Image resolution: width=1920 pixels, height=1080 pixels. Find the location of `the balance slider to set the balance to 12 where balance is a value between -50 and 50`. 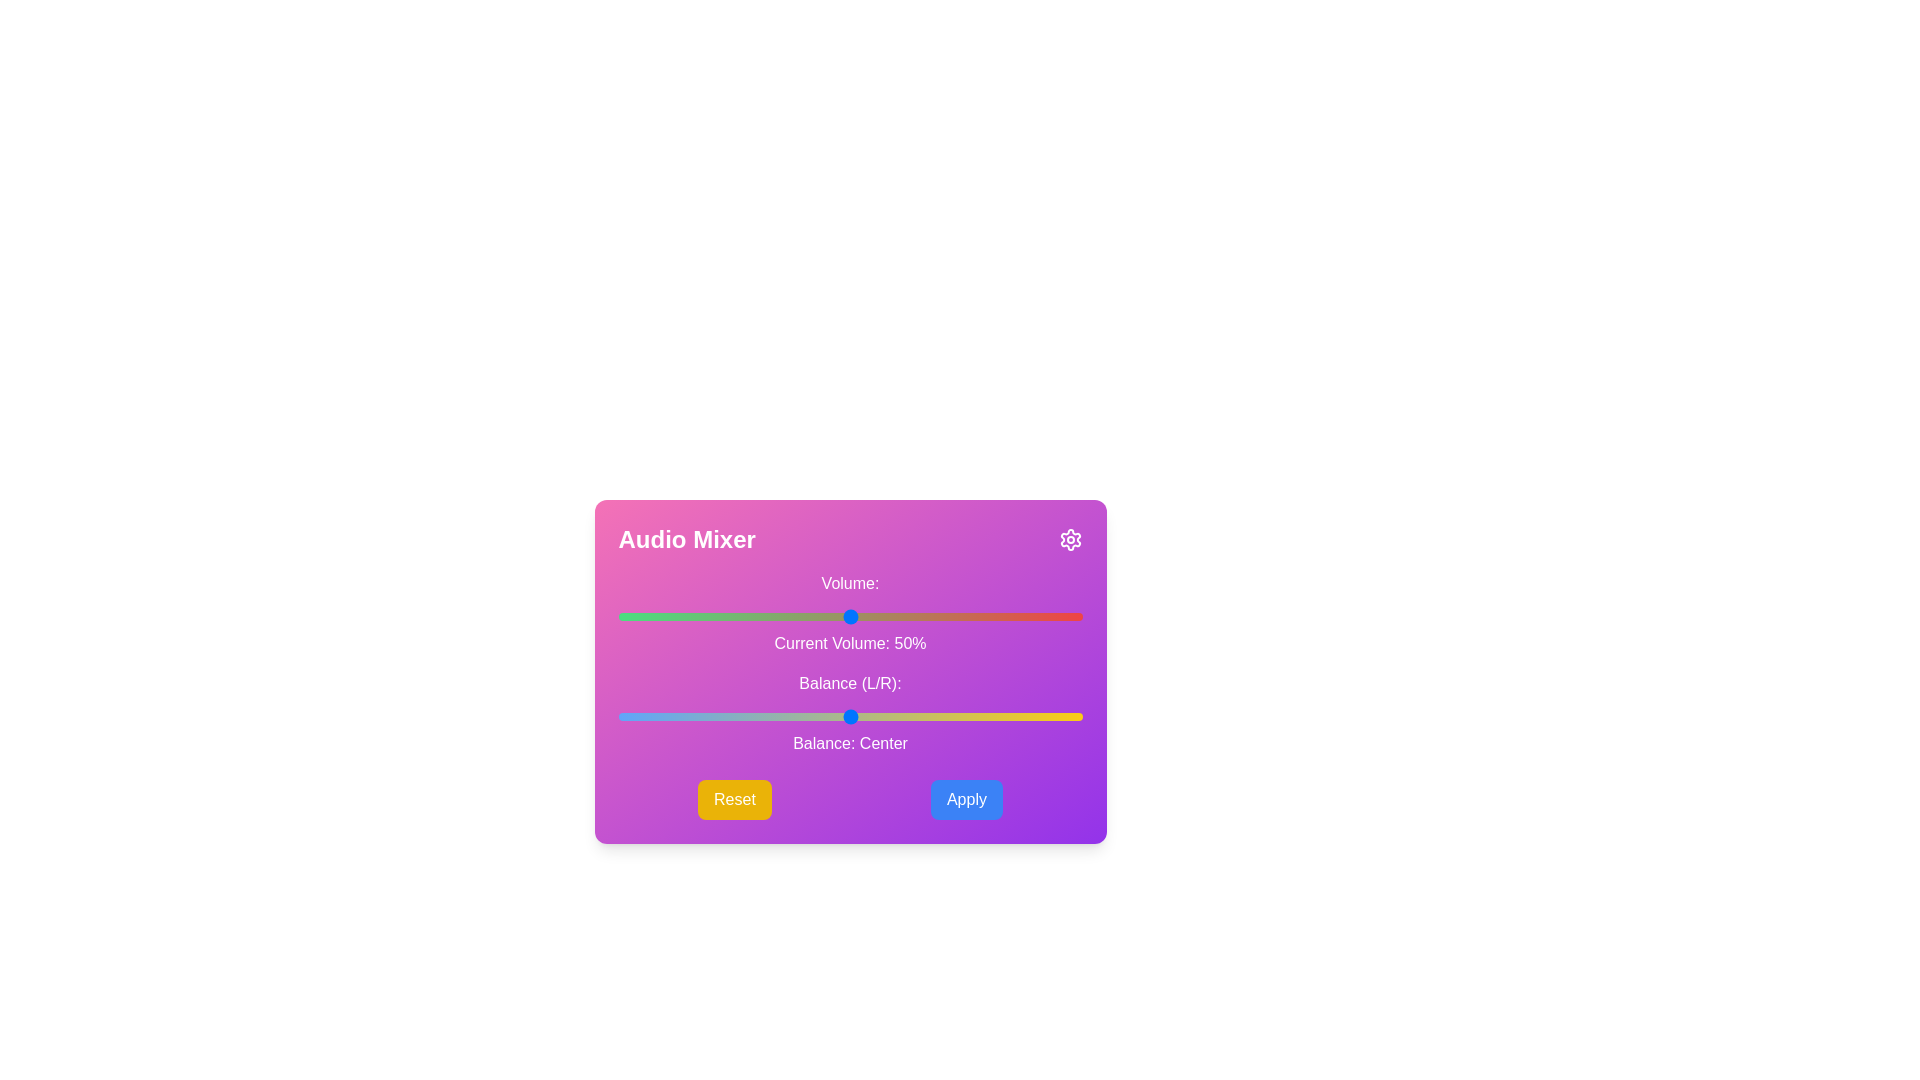

the balance slider to set the balance to 12 where balance is a value between -50 and 50 is located at coordinates (905, 716).